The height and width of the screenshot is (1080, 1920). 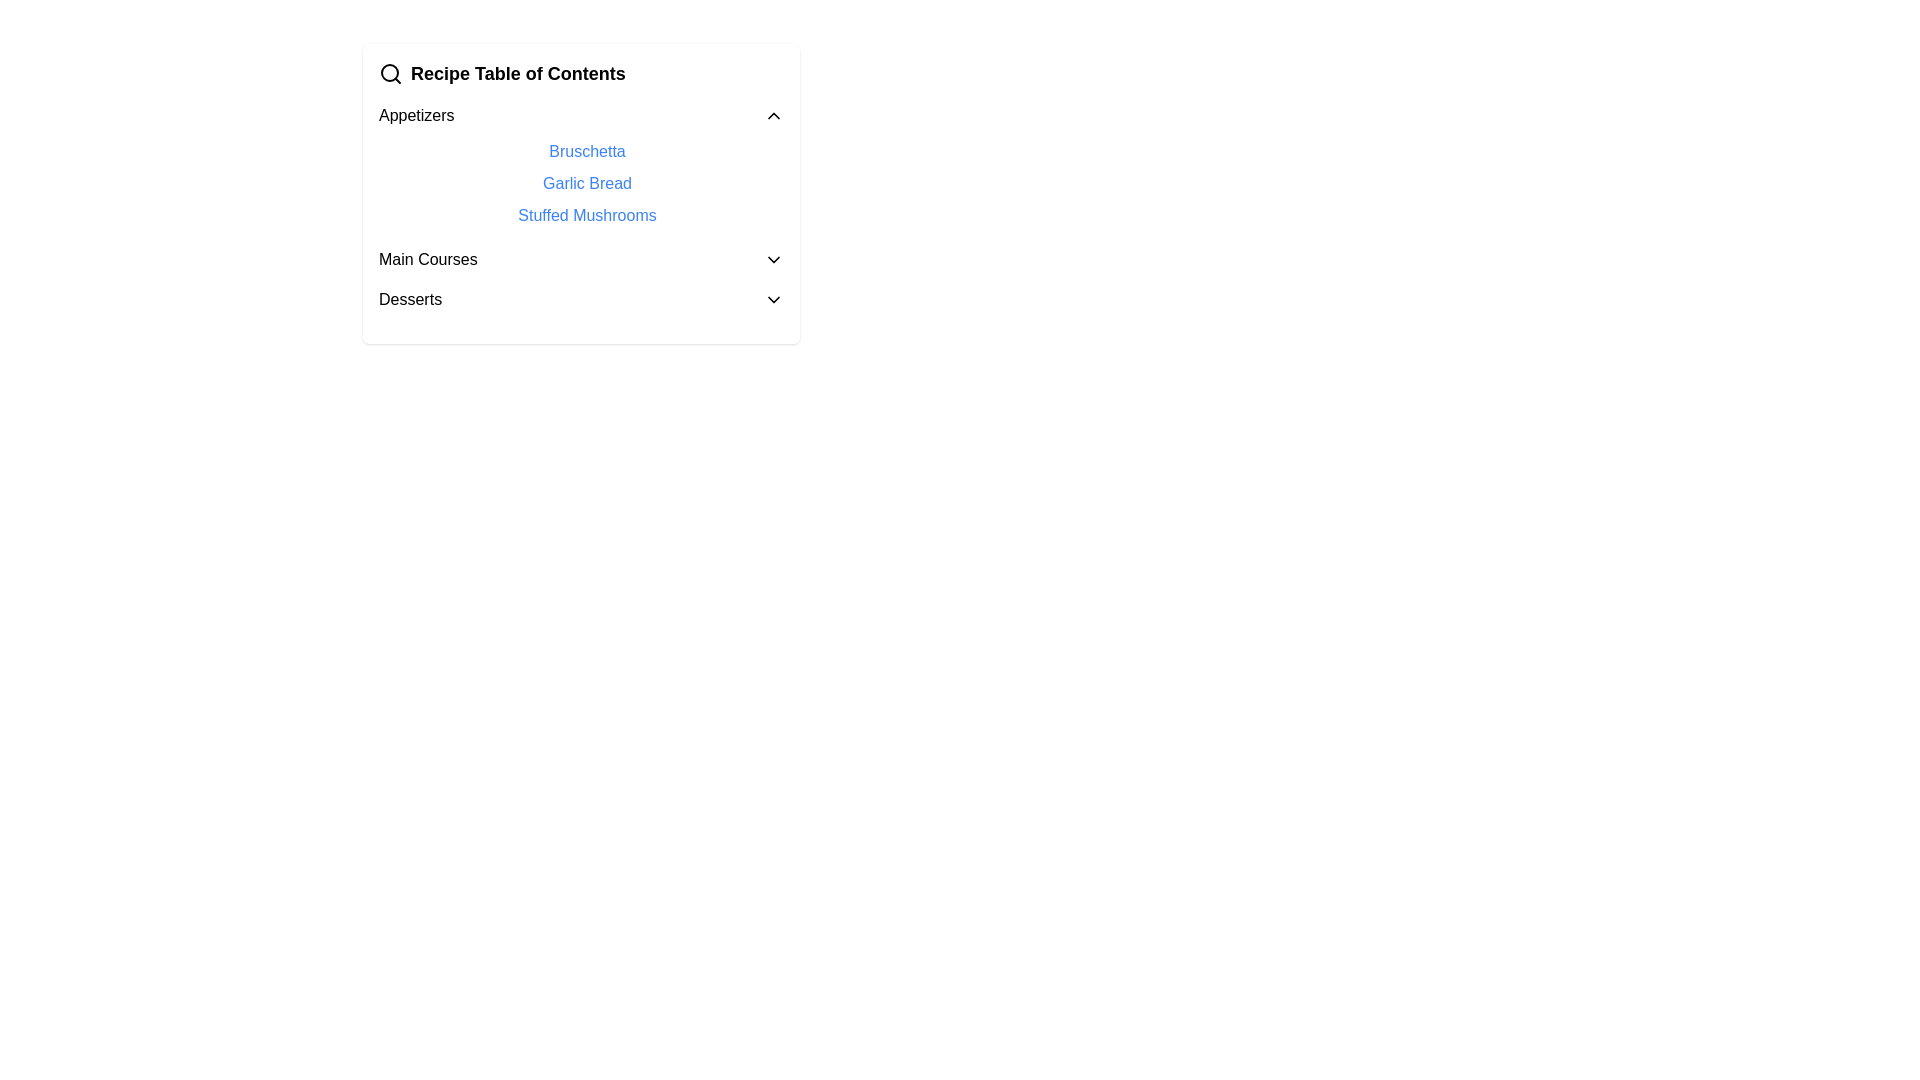 What do you see at coordinates (588, 150) in the screenshot?
I see `the Hyperlink text for 'Bruschetta' located in the 'Appetizers' section to underline it for visual feedback` at bounding box center [588, 150].